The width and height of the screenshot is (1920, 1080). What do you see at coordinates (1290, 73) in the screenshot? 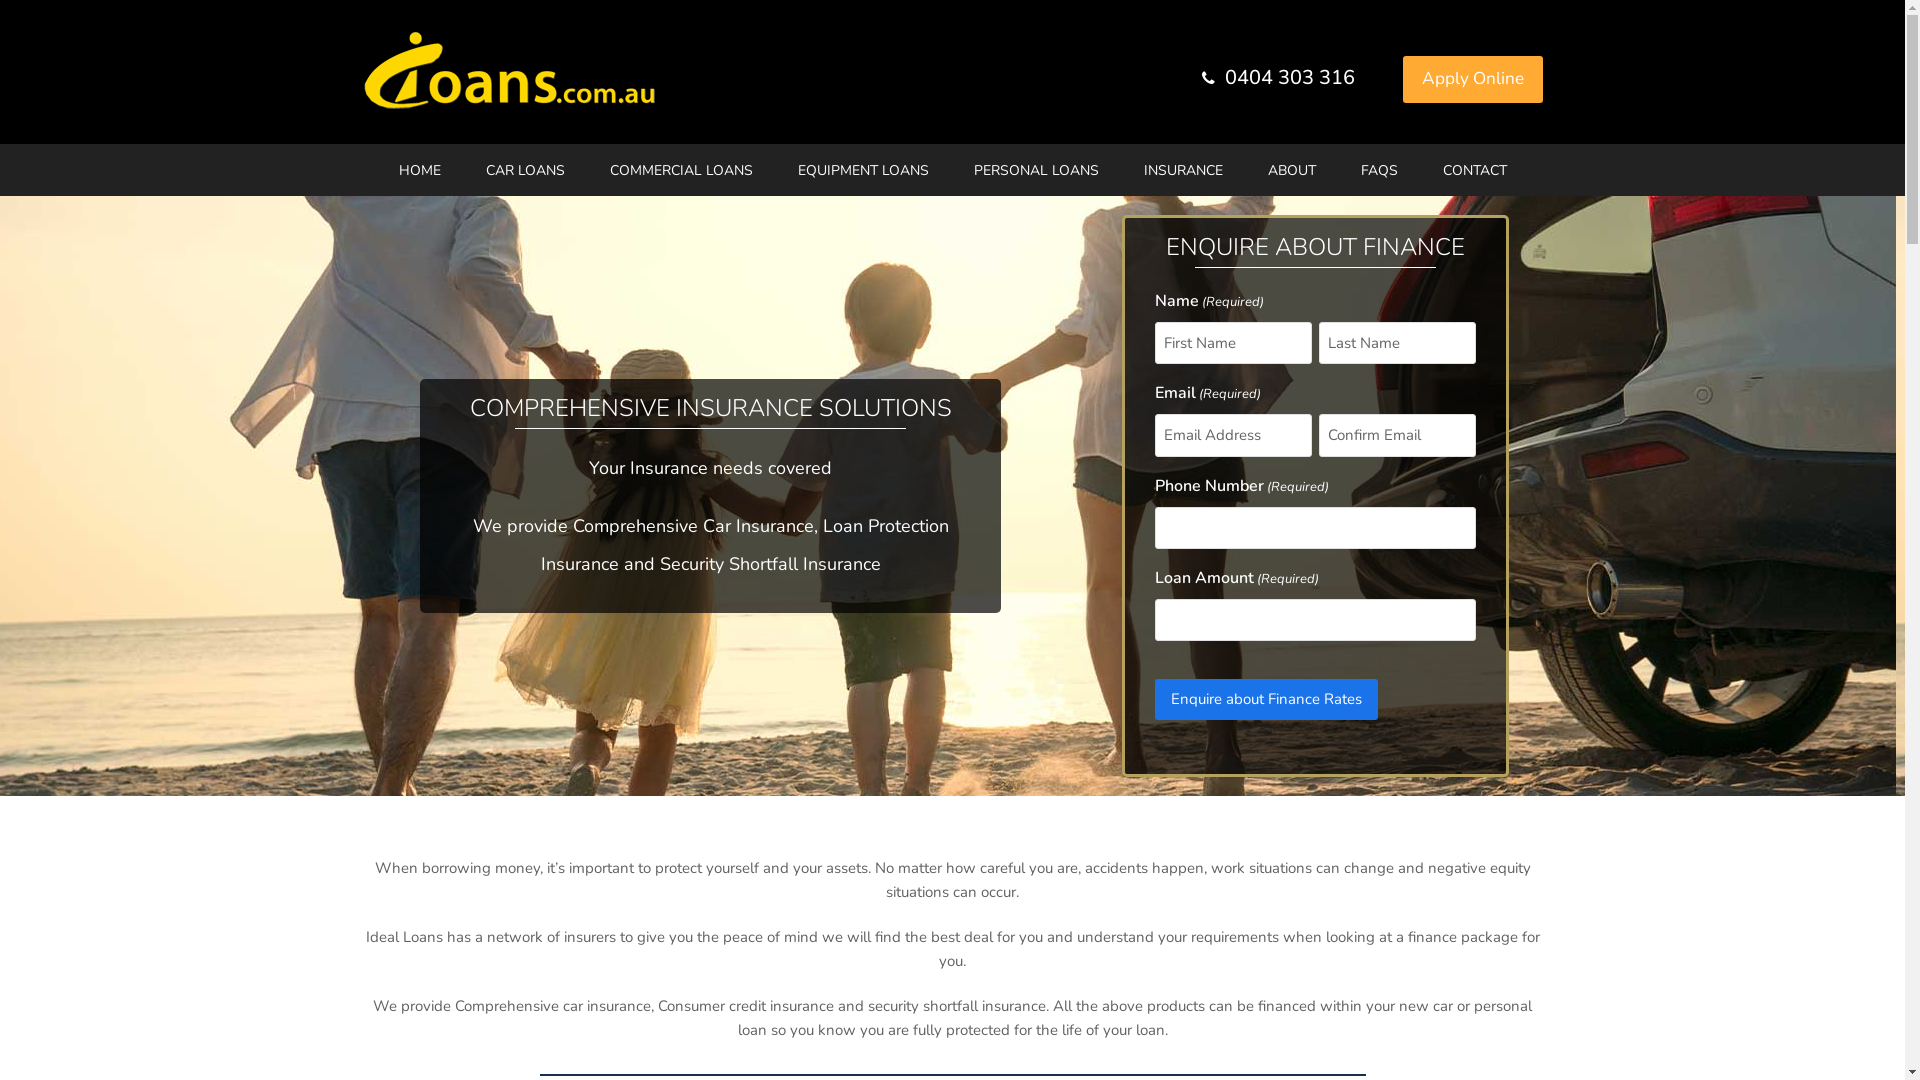
I see `'0404 303 316'` at bounding box center [1290, 73].